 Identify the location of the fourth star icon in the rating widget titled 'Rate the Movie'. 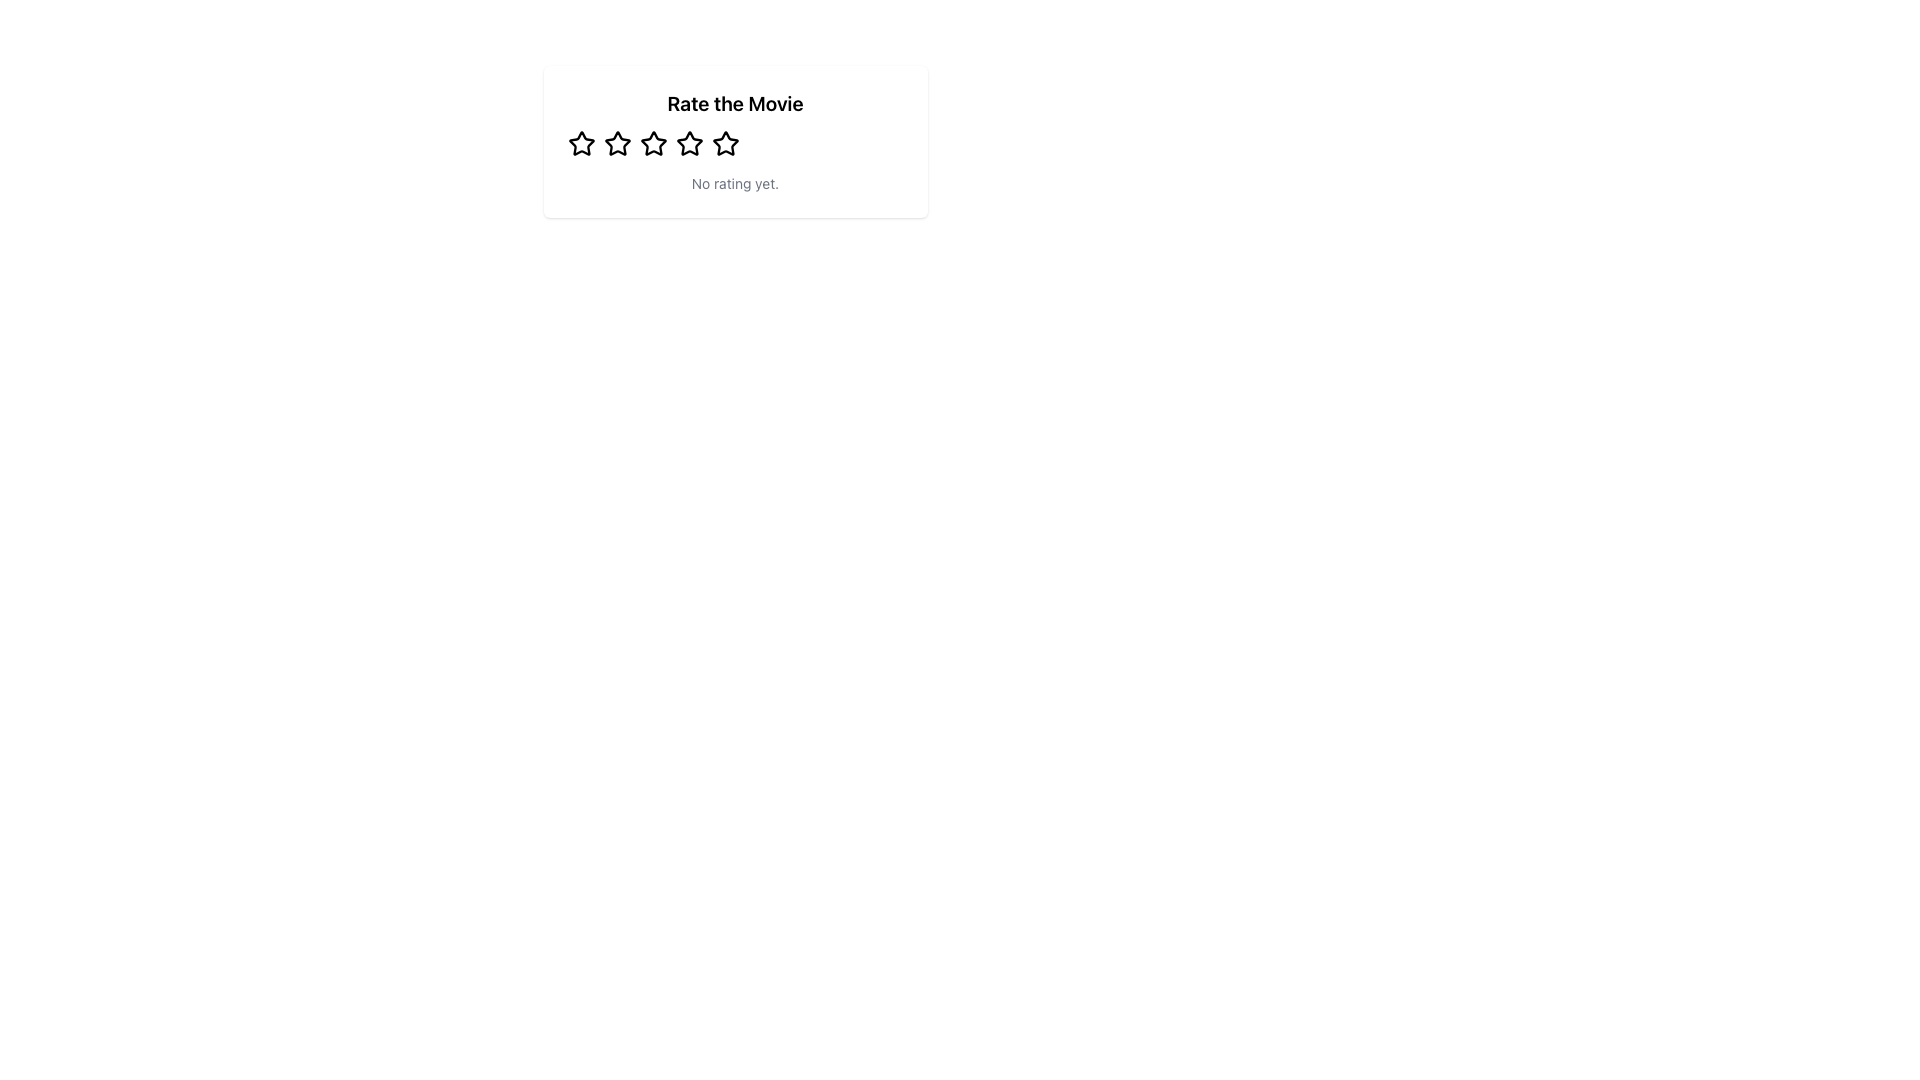
(653, 142).